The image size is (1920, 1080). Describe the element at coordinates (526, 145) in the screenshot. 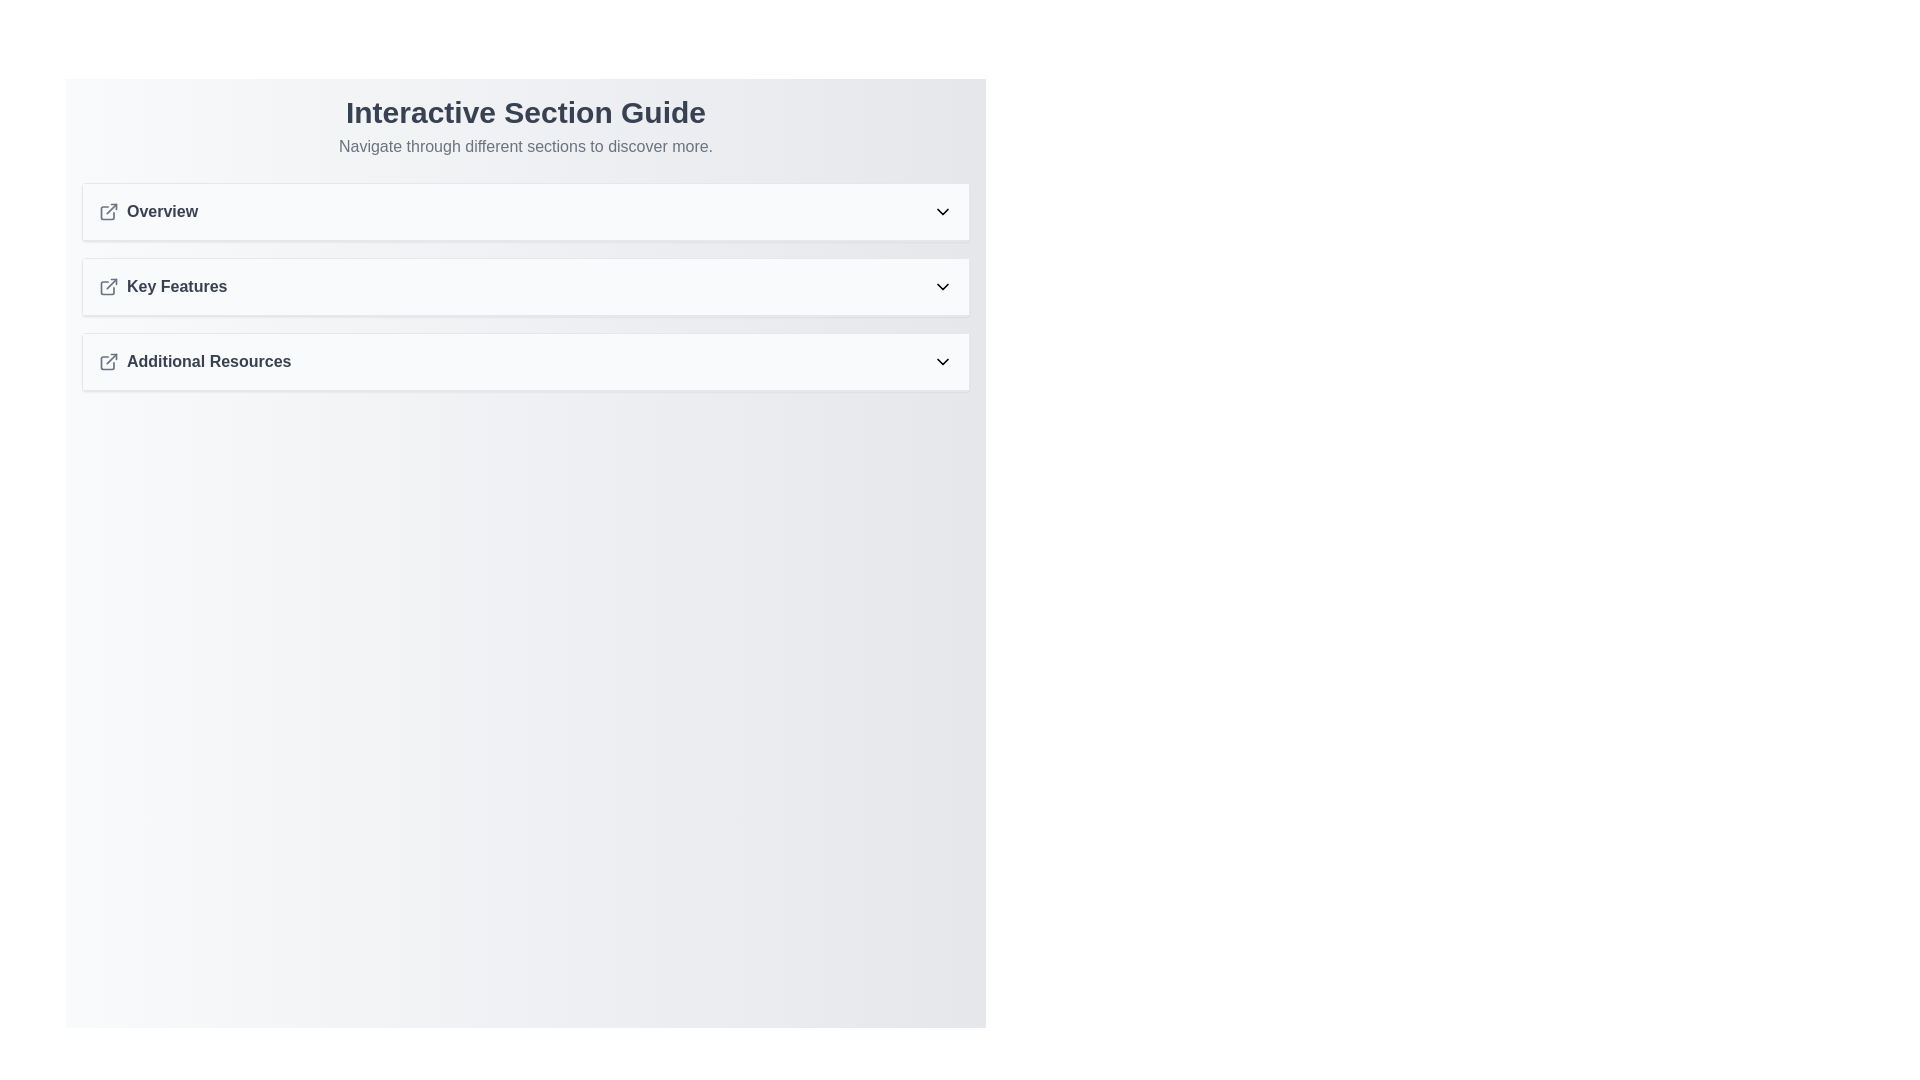

I see `the static text that reads 'Navigate through different sections to discover more.', which is styled in muted gray and located below the header 'Interactive Section Guide.'` at that location.